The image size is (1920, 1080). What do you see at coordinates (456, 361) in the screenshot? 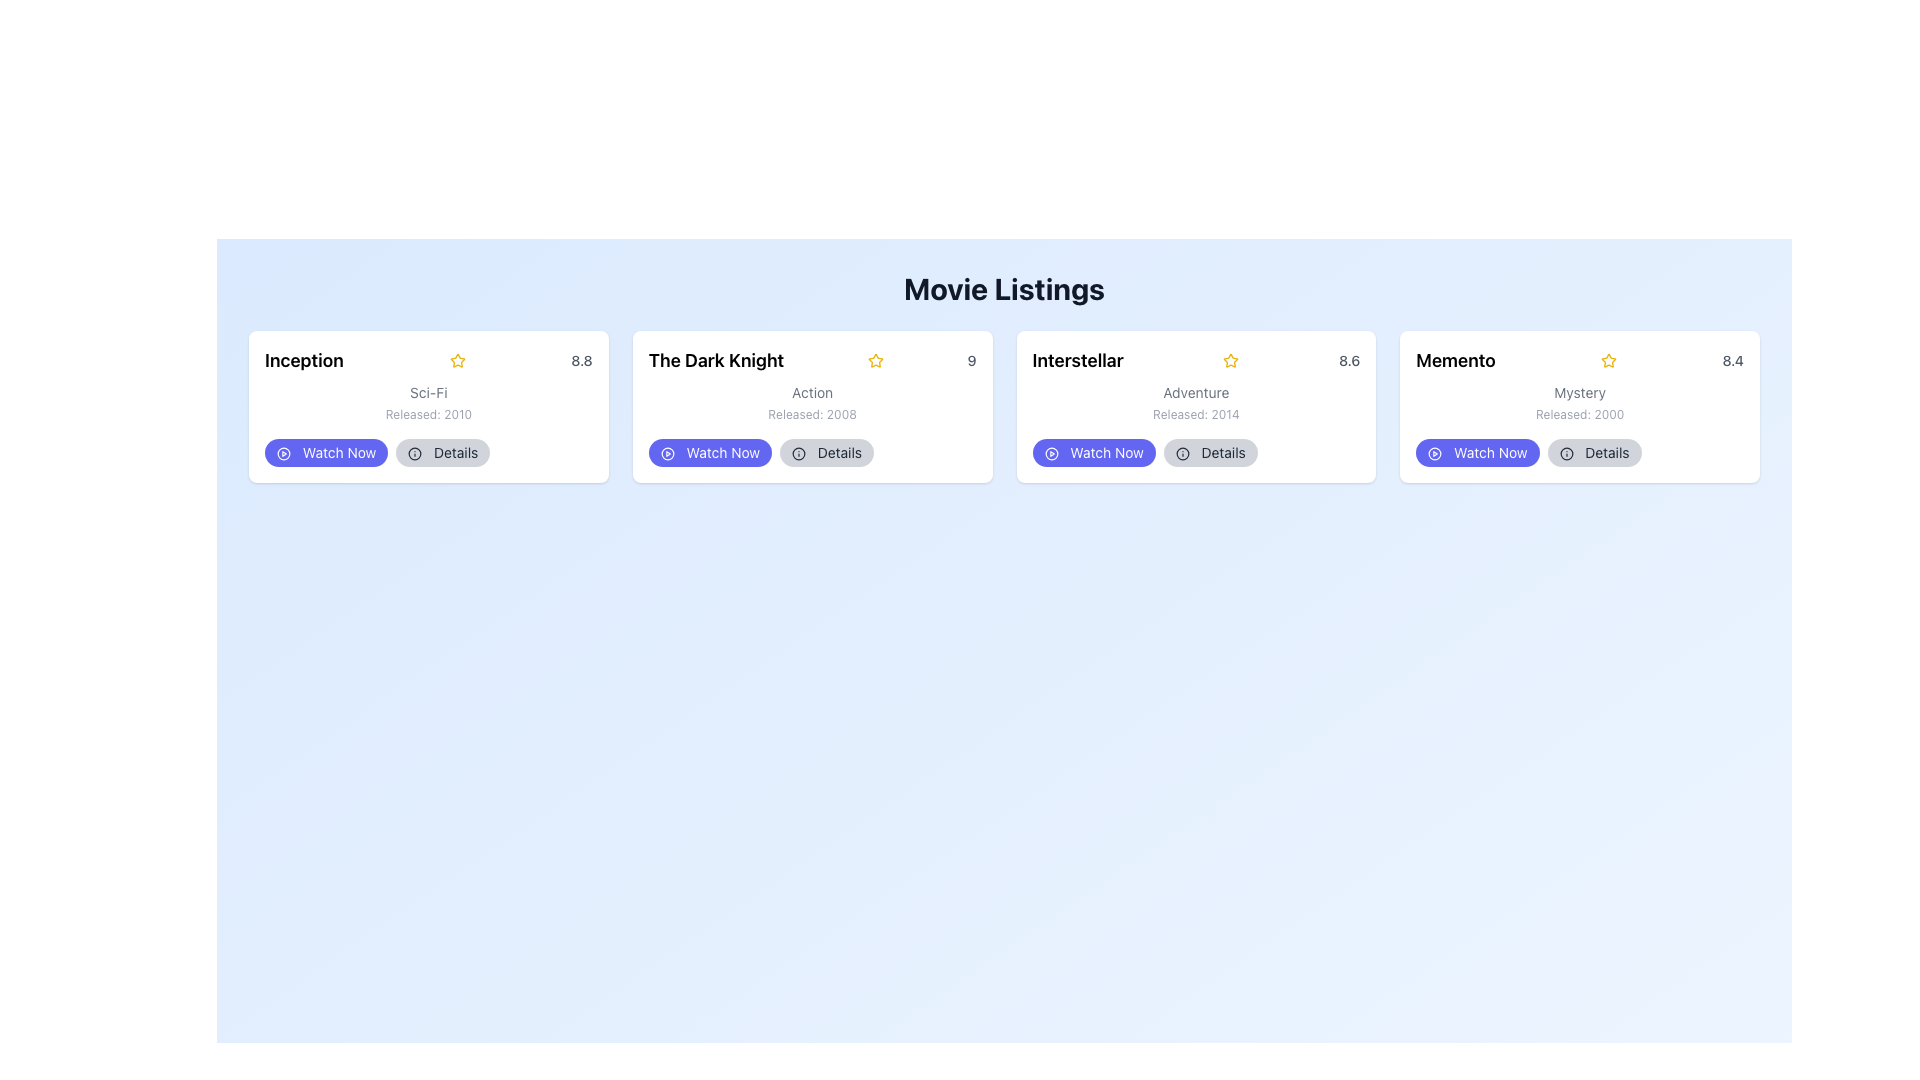
I see `the golden yellow star icon located next to the title 'Inception'` at bounding box center [456, 361].